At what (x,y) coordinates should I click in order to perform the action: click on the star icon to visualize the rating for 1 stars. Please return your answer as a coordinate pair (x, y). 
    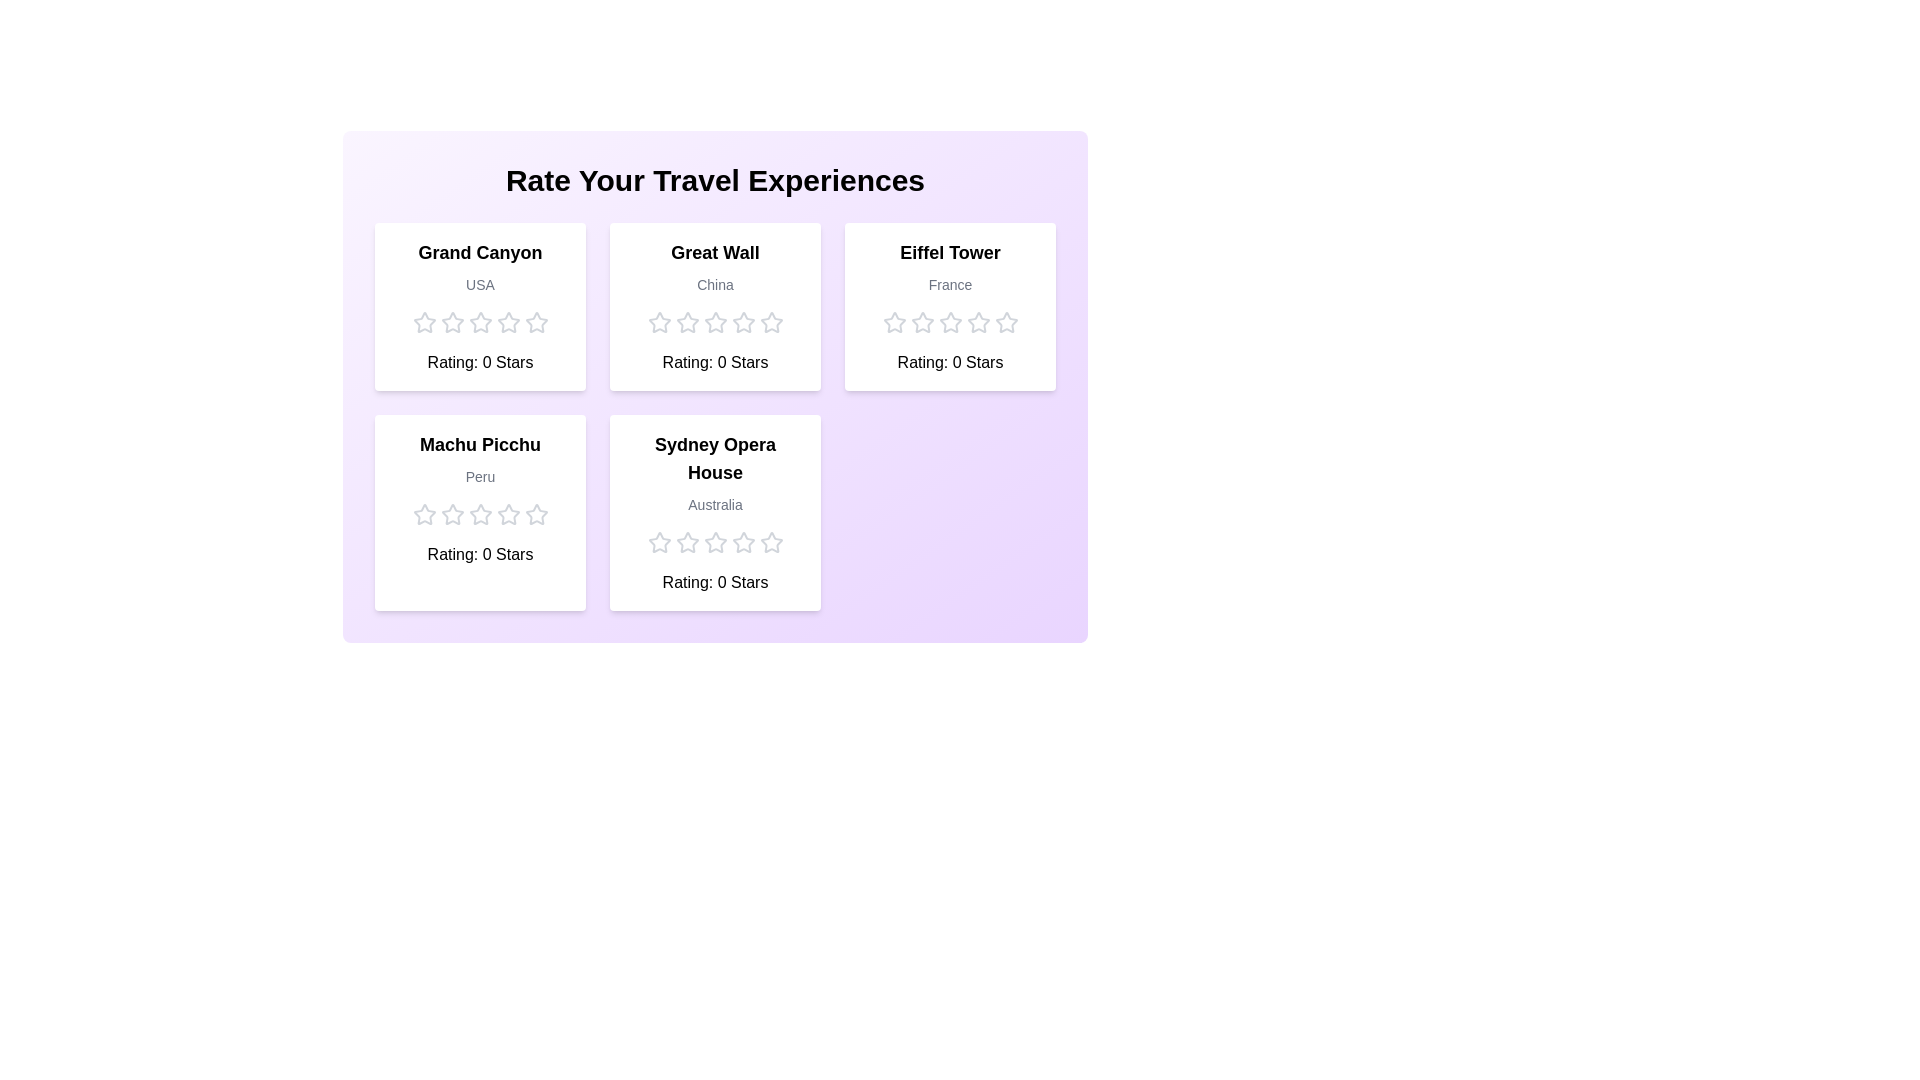
    Looking at the image, I should click on (423, 322).